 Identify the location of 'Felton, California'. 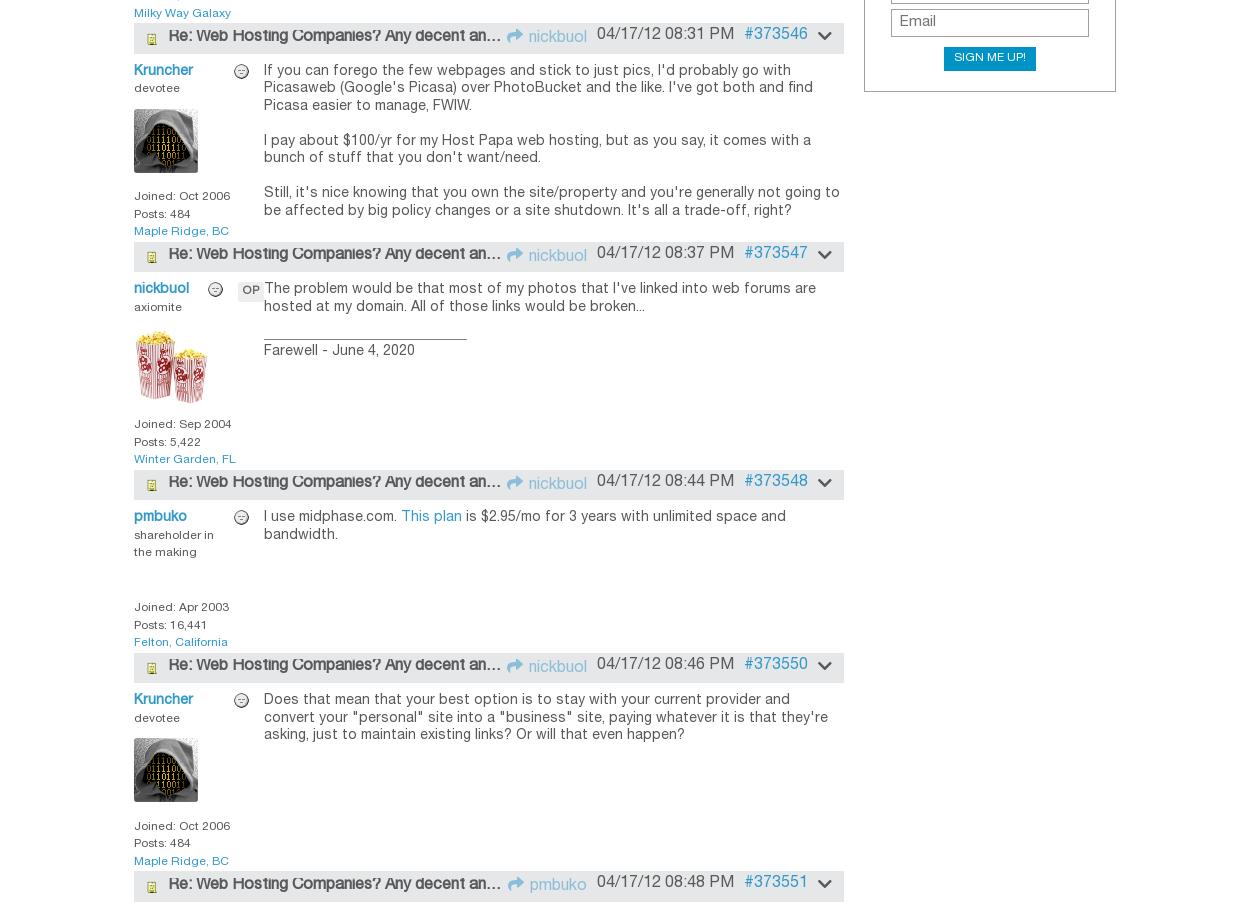
(181, 641).